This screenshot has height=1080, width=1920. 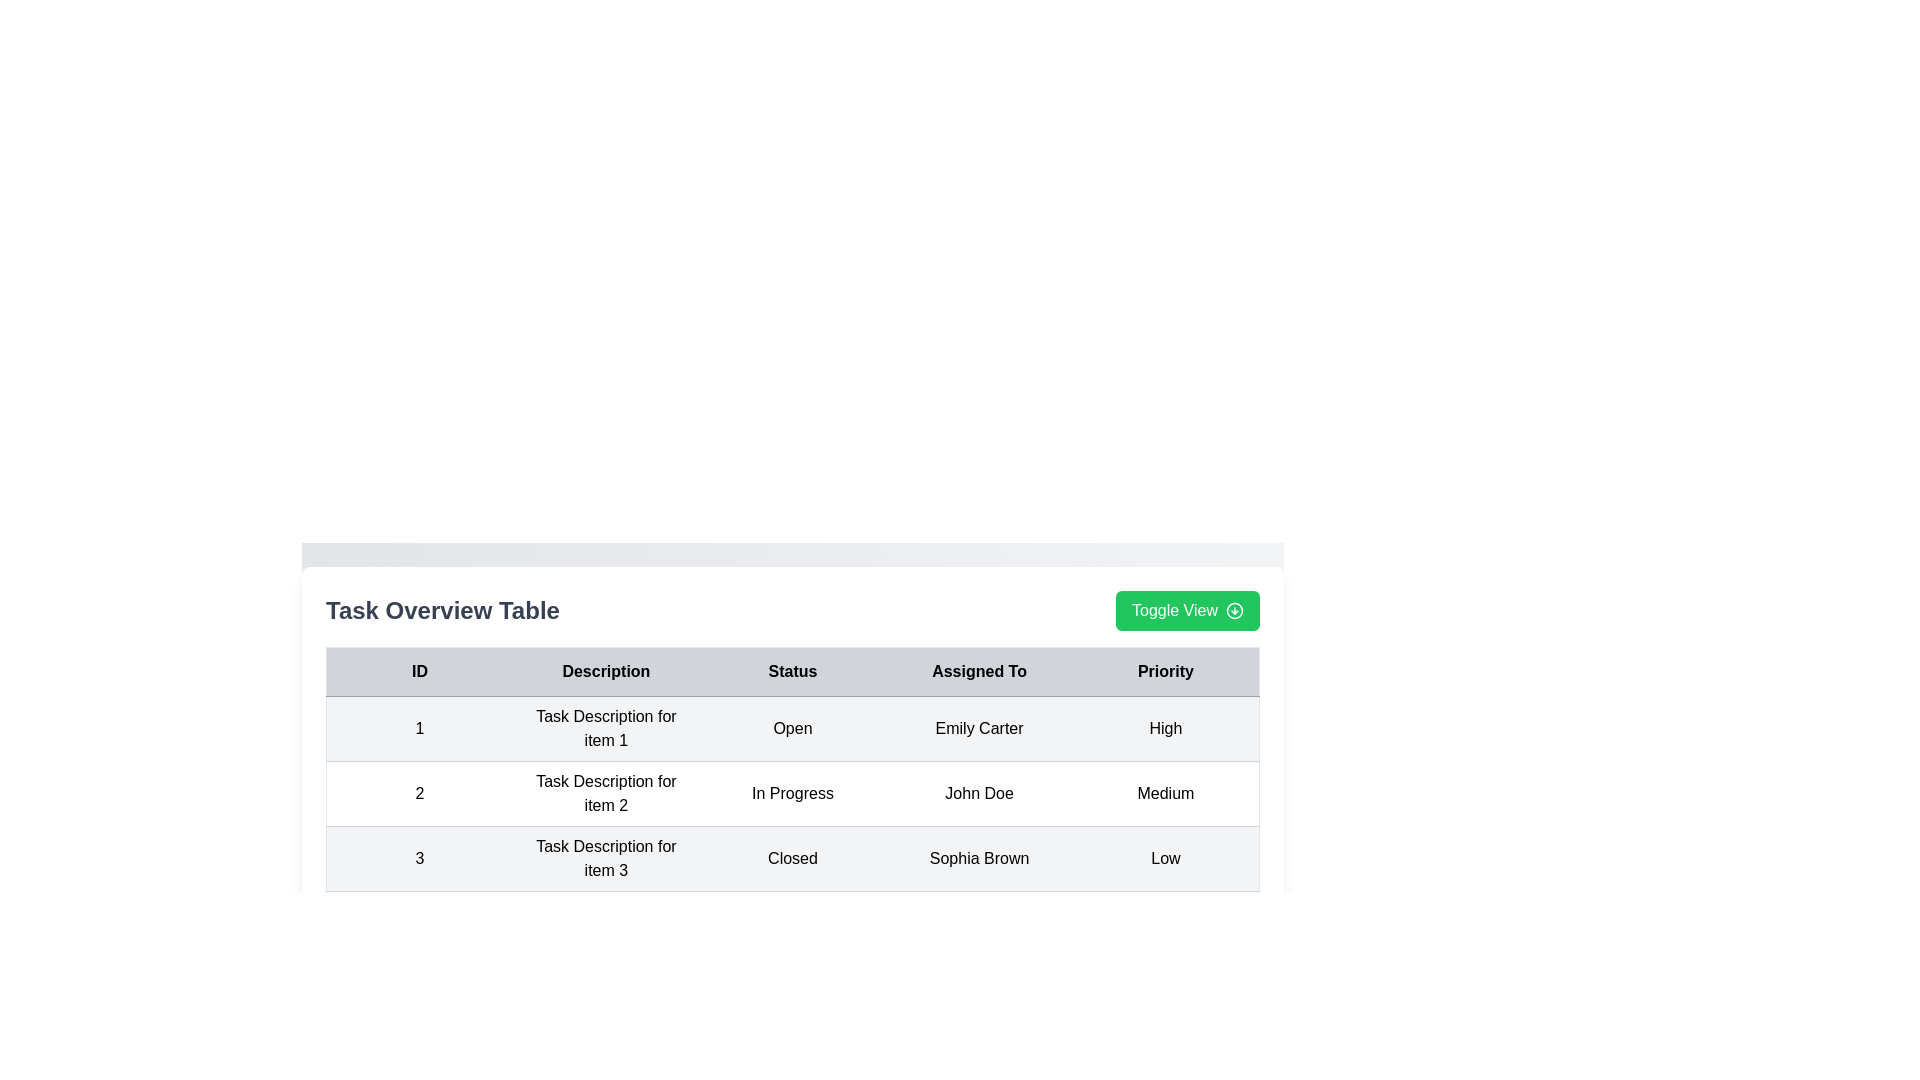 I want to click on 'Toggle View' button to toggle the visibility of the details panel, so click(x=1188, y=609).